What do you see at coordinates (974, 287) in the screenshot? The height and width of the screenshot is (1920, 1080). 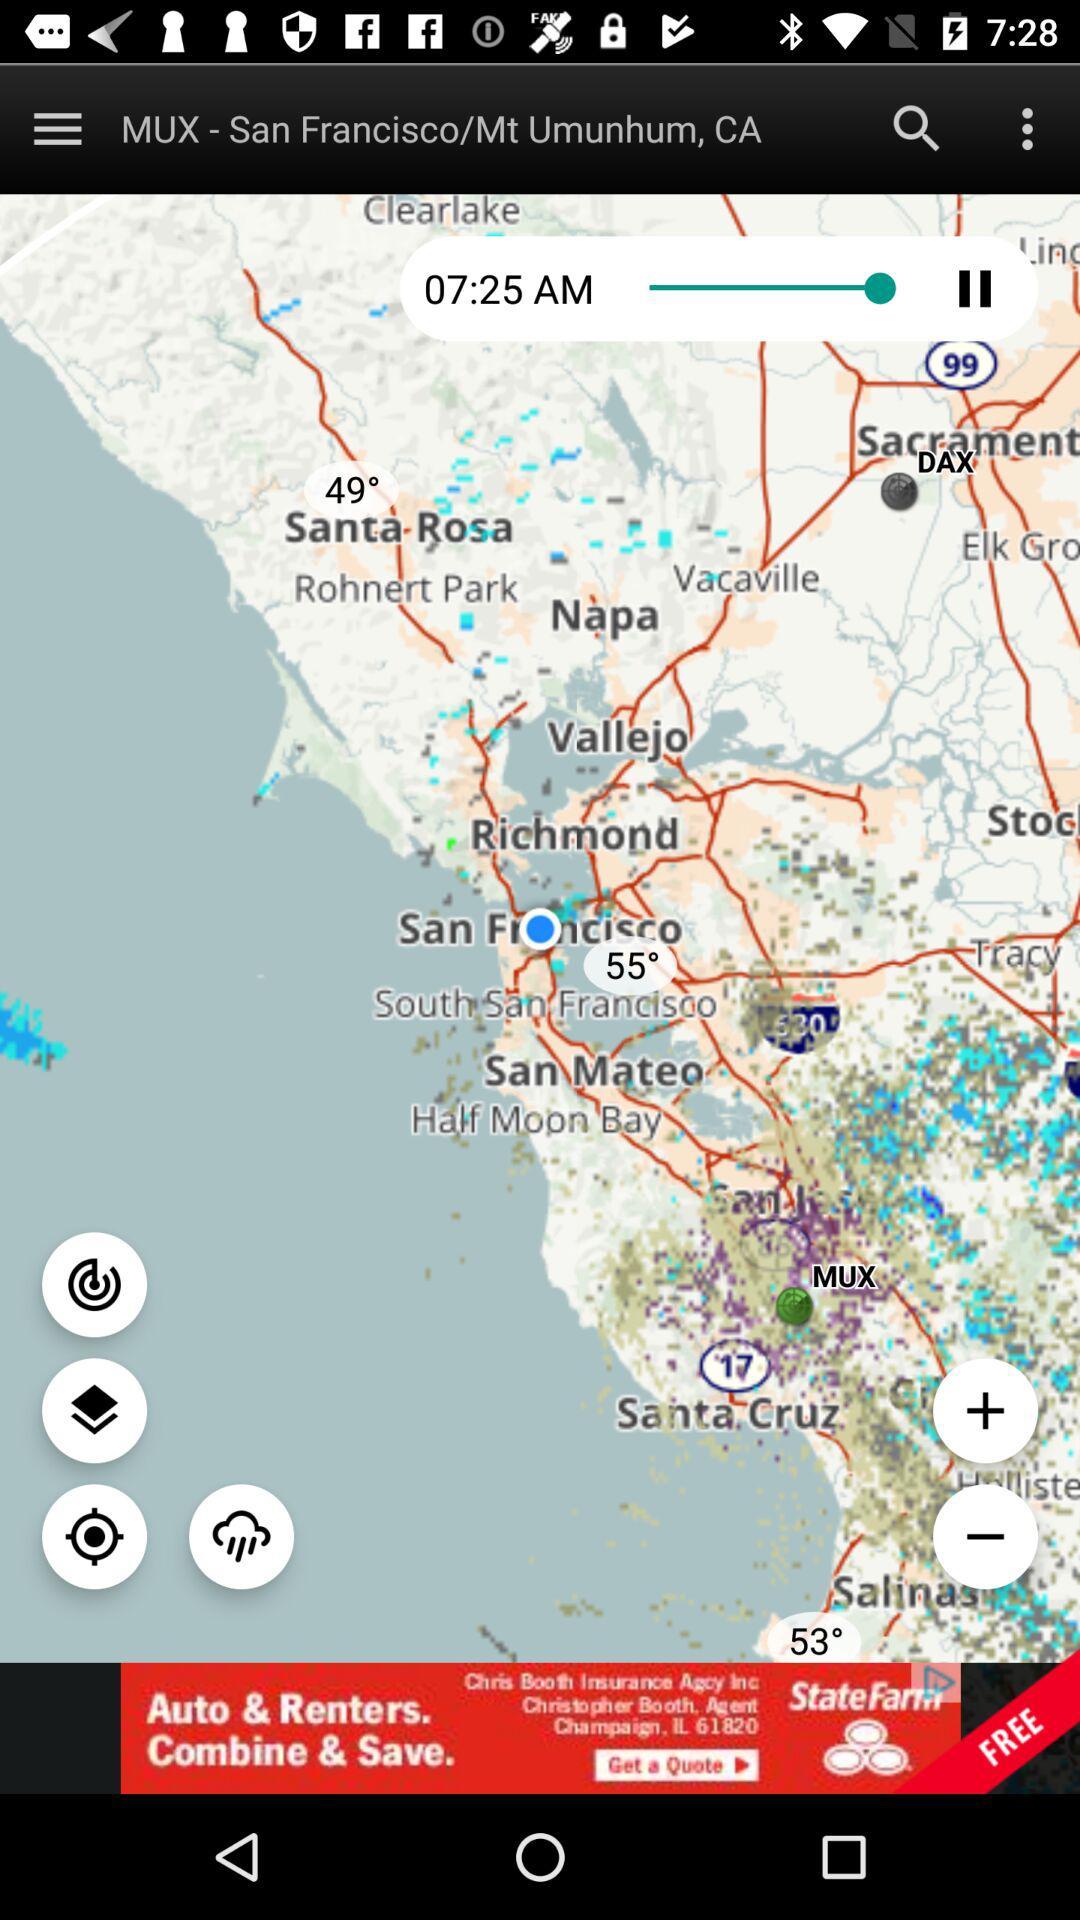 I see `click pause option` at bounding box center [974, 287].